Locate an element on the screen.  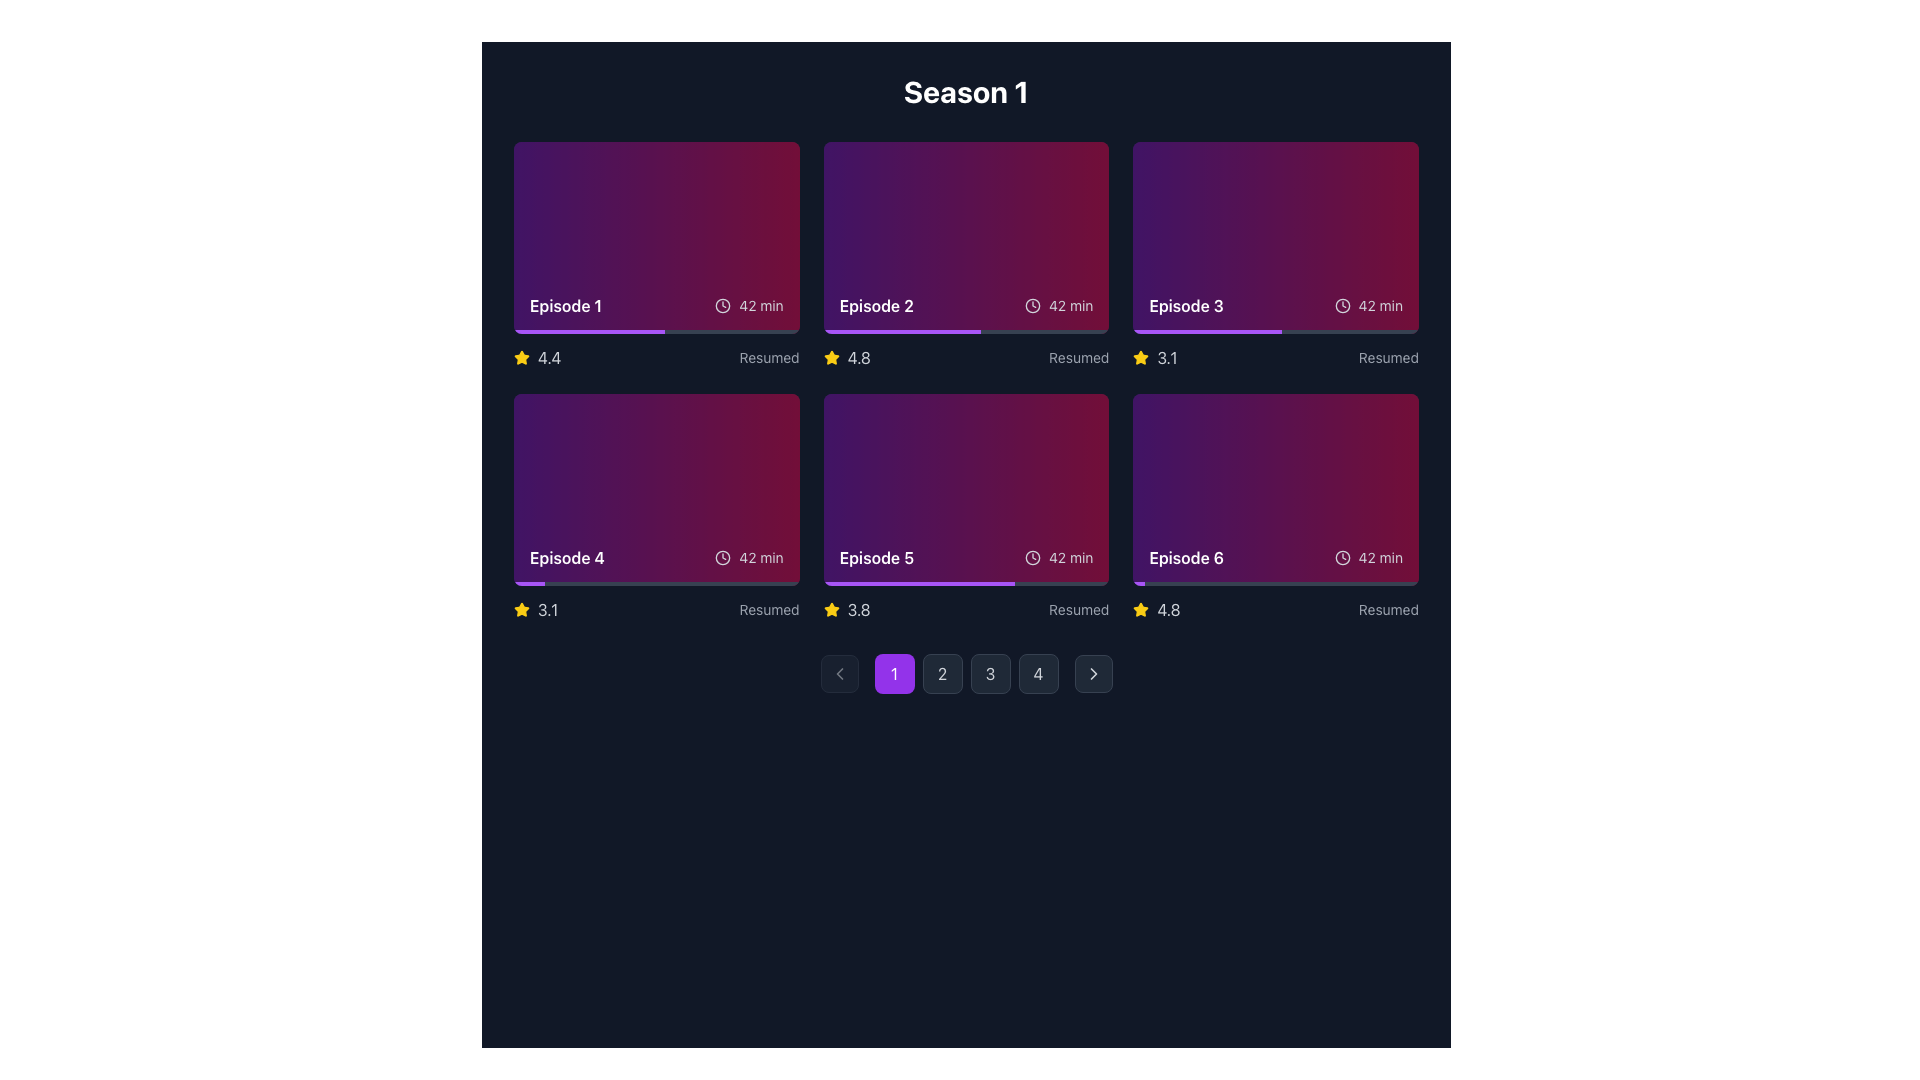
text content of the Text Label displaying the duration of Episode 2, positioned to the immediate right of the clock icon is located at coordinates (1070, 305).